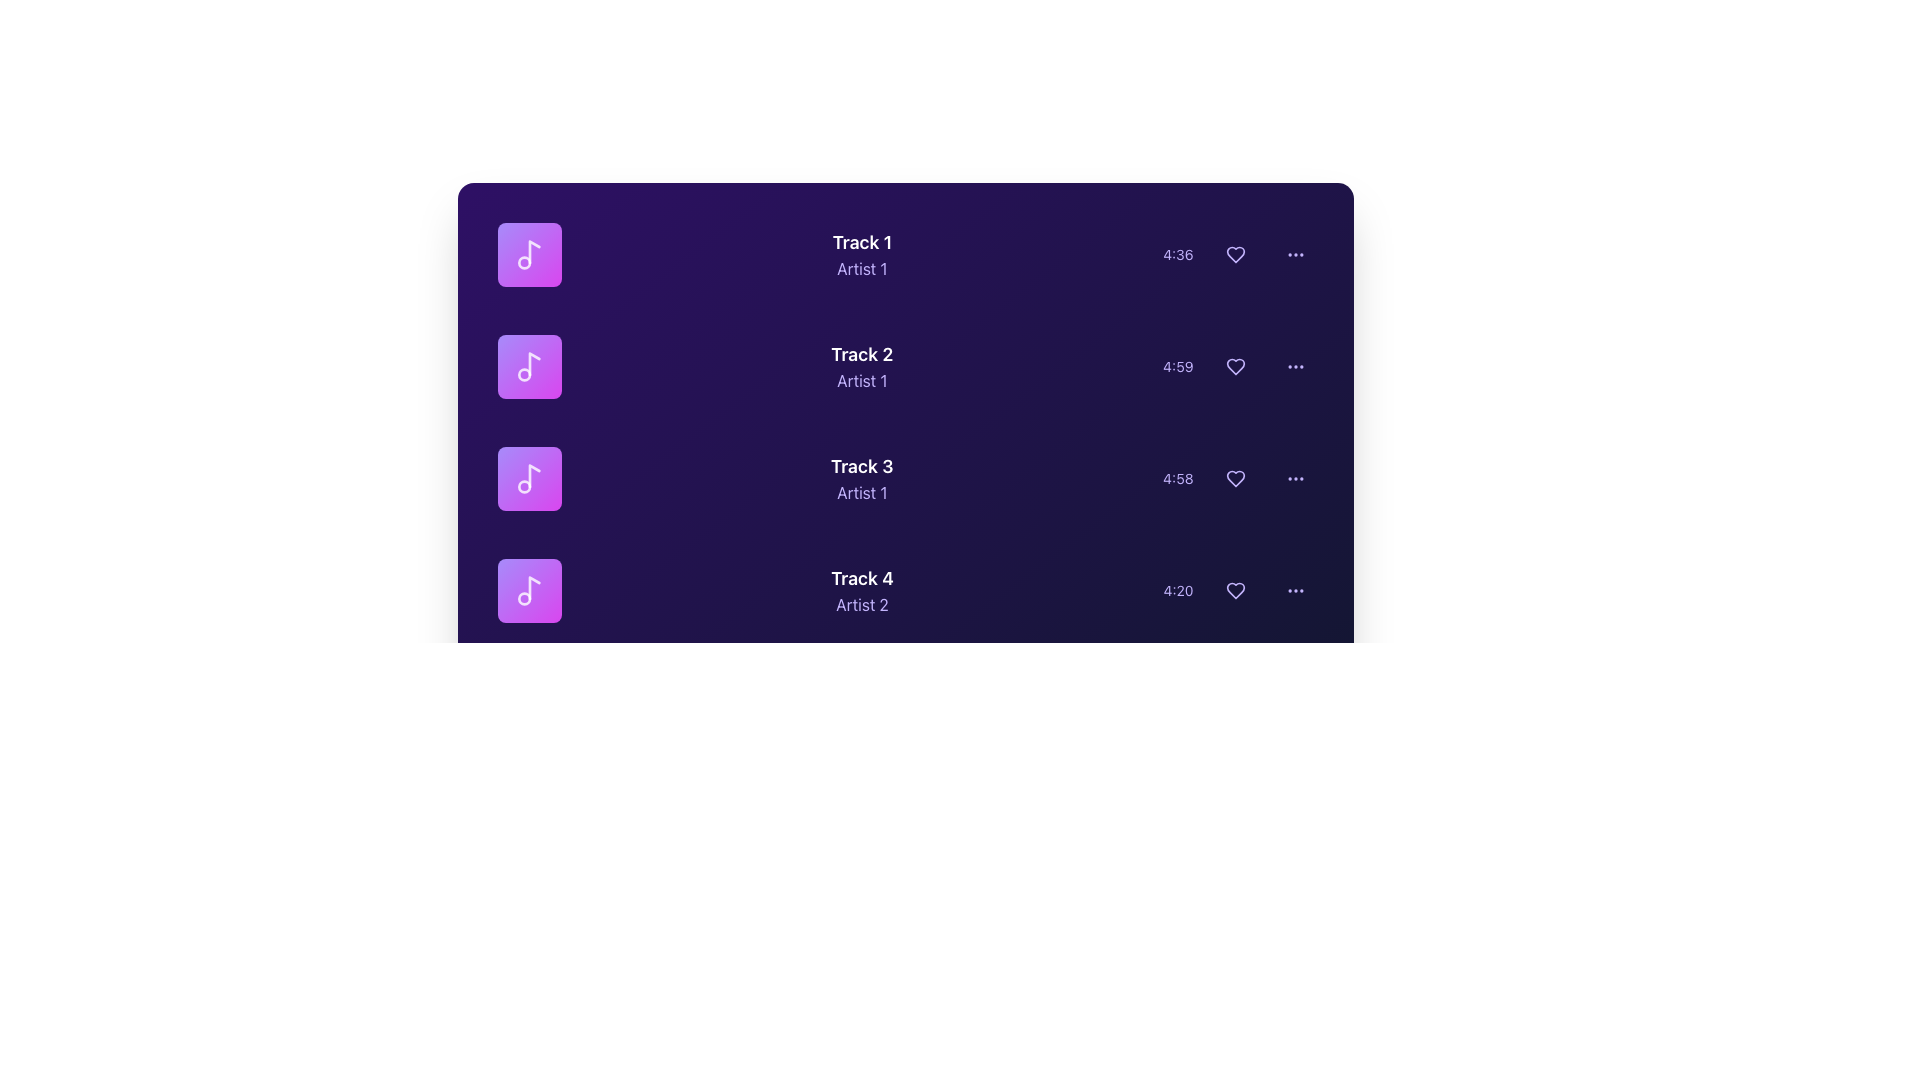  What do you see at coordinates (1234, 253) in the screenshot?
I see `the heart icon button outlined in violet` at bounding box center [1234, 253].